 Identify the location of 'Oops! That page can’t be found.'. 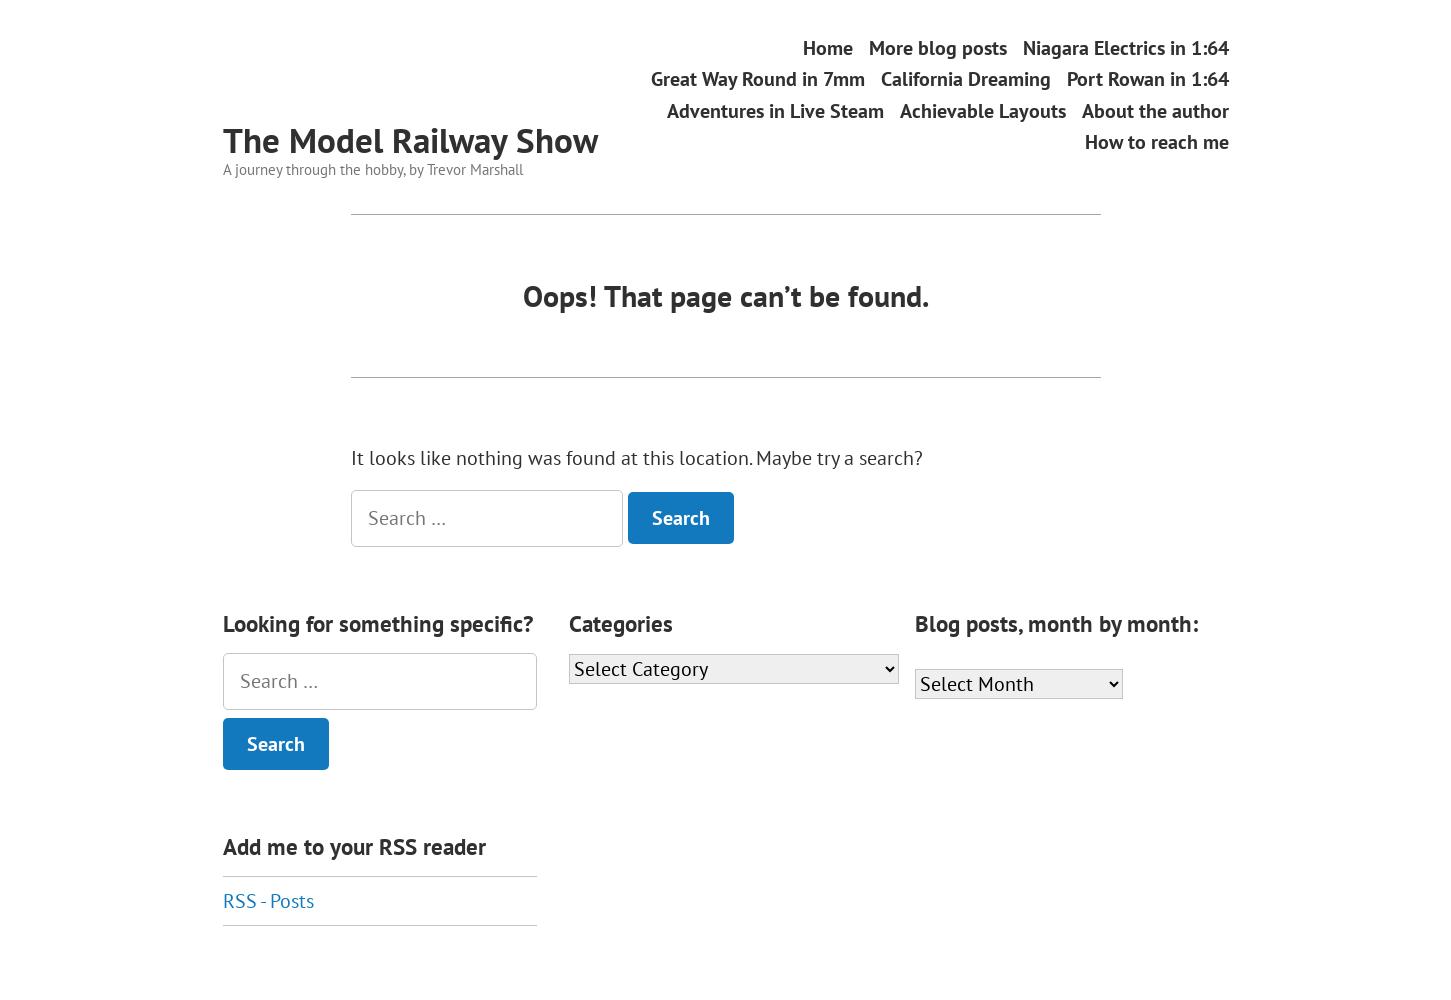
(725, 295).